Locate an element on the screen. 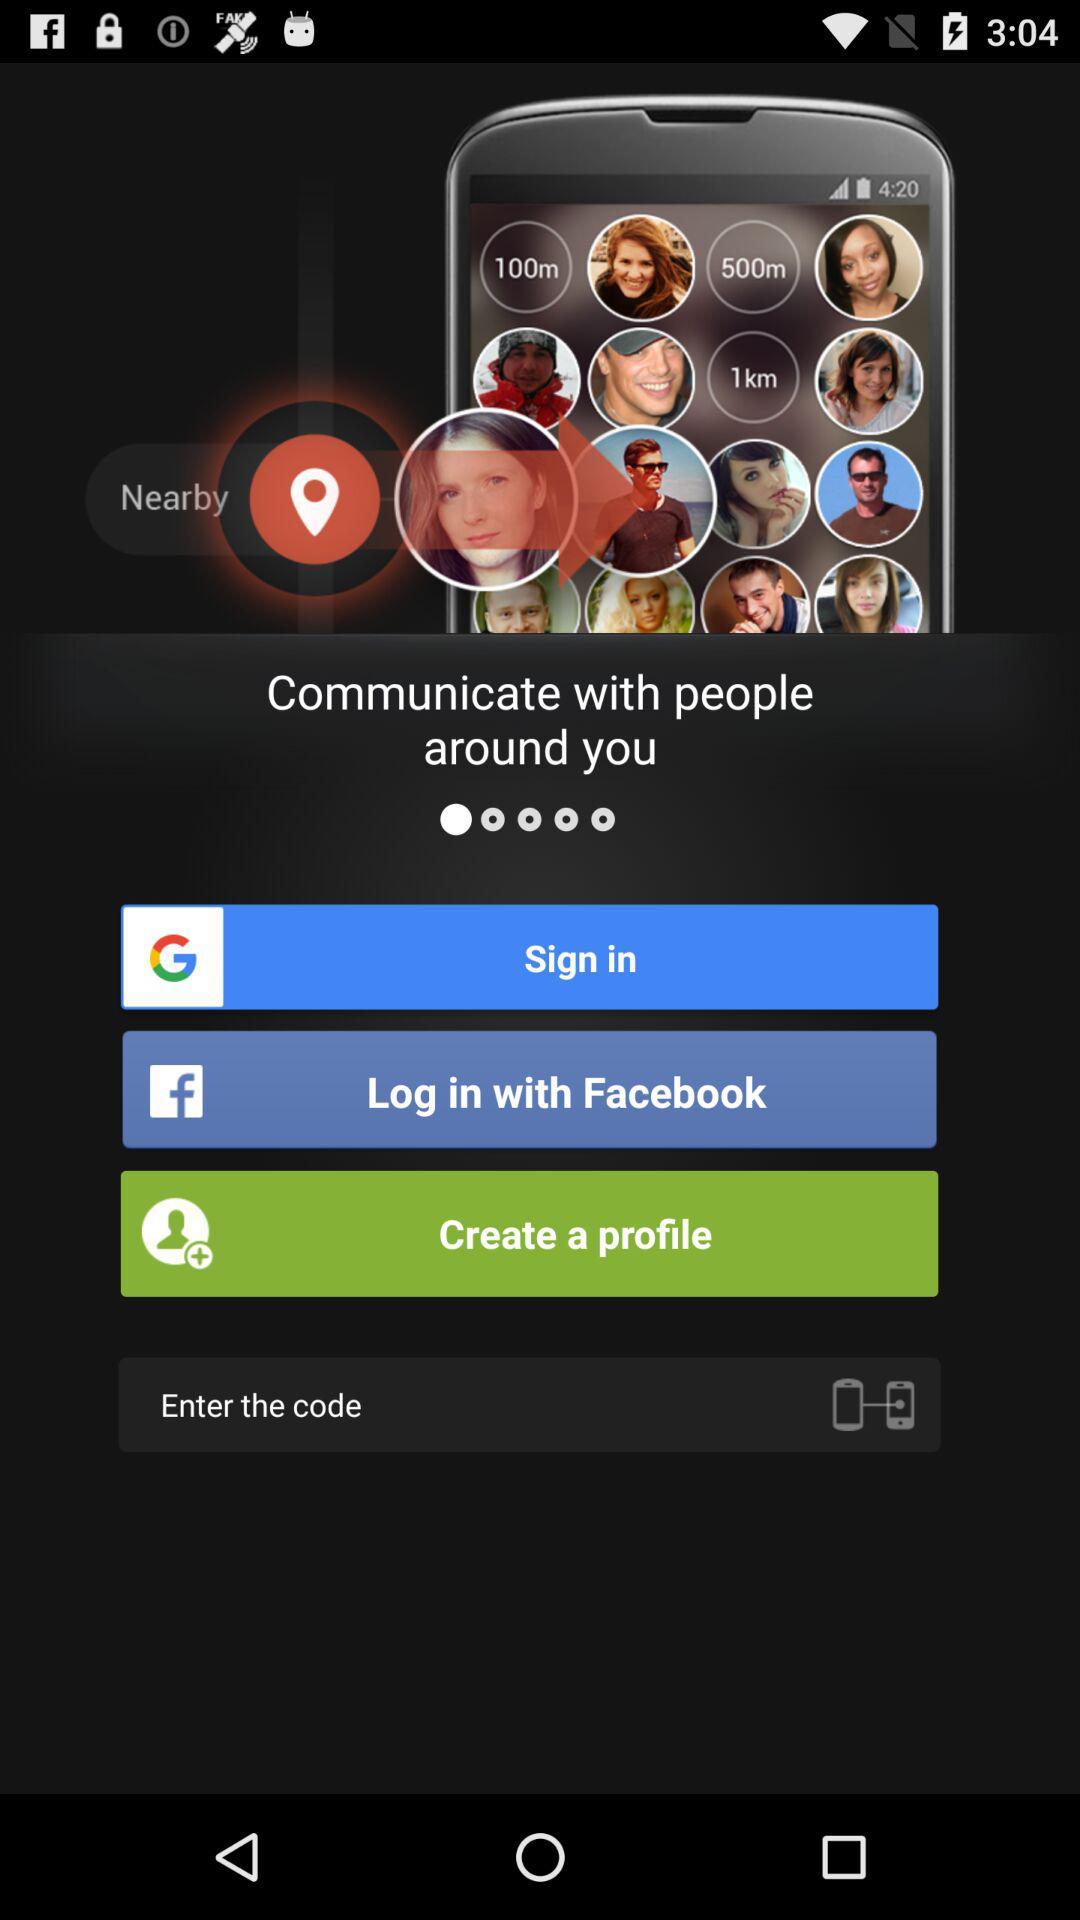 The image size is (1080, 1920). sign in icon is located at coordinates (528, 955).